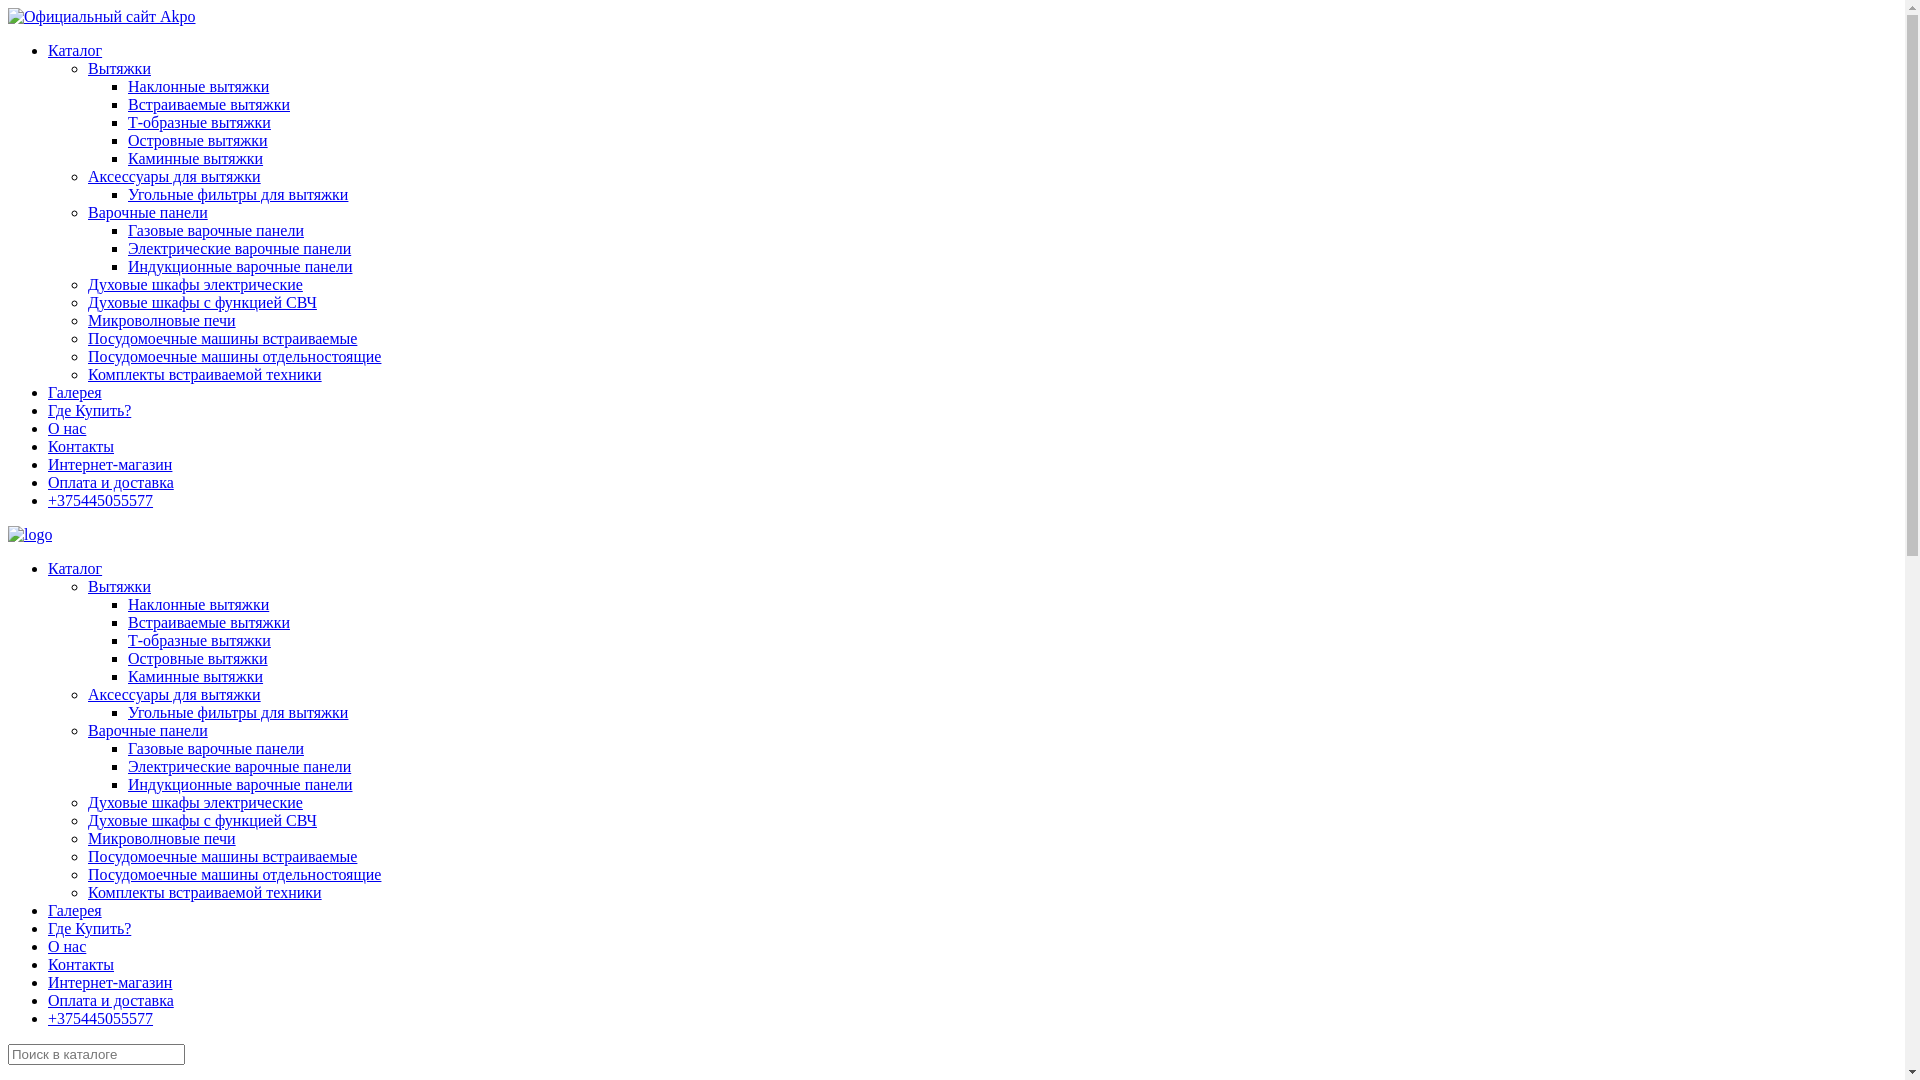 This screenshot has width=1920, height=1080. I want to click on '+375445055577', so click(99, 1018).